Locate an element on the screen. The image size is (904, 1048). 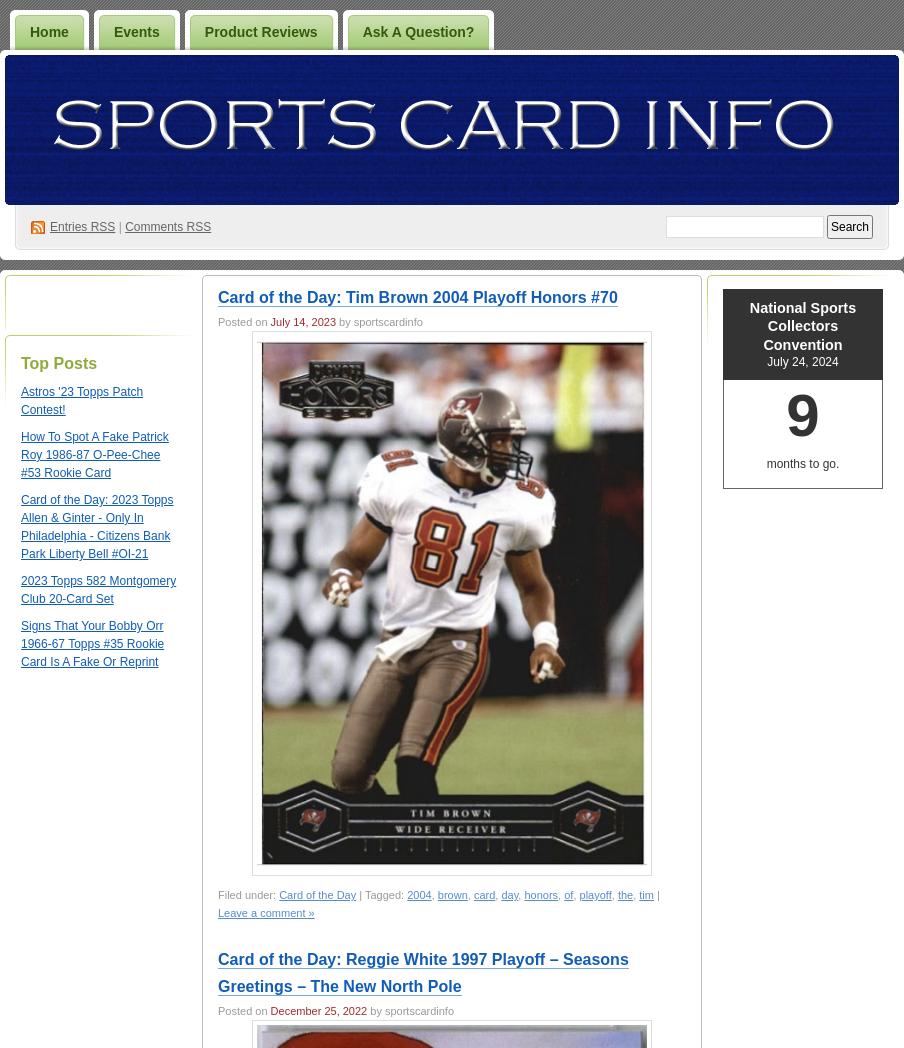
'Signs That Your Bobby Orr 1966-67 Topps #35 Rookie Card Is A Fake Or Reprint' is located at coordinates (92, 642).